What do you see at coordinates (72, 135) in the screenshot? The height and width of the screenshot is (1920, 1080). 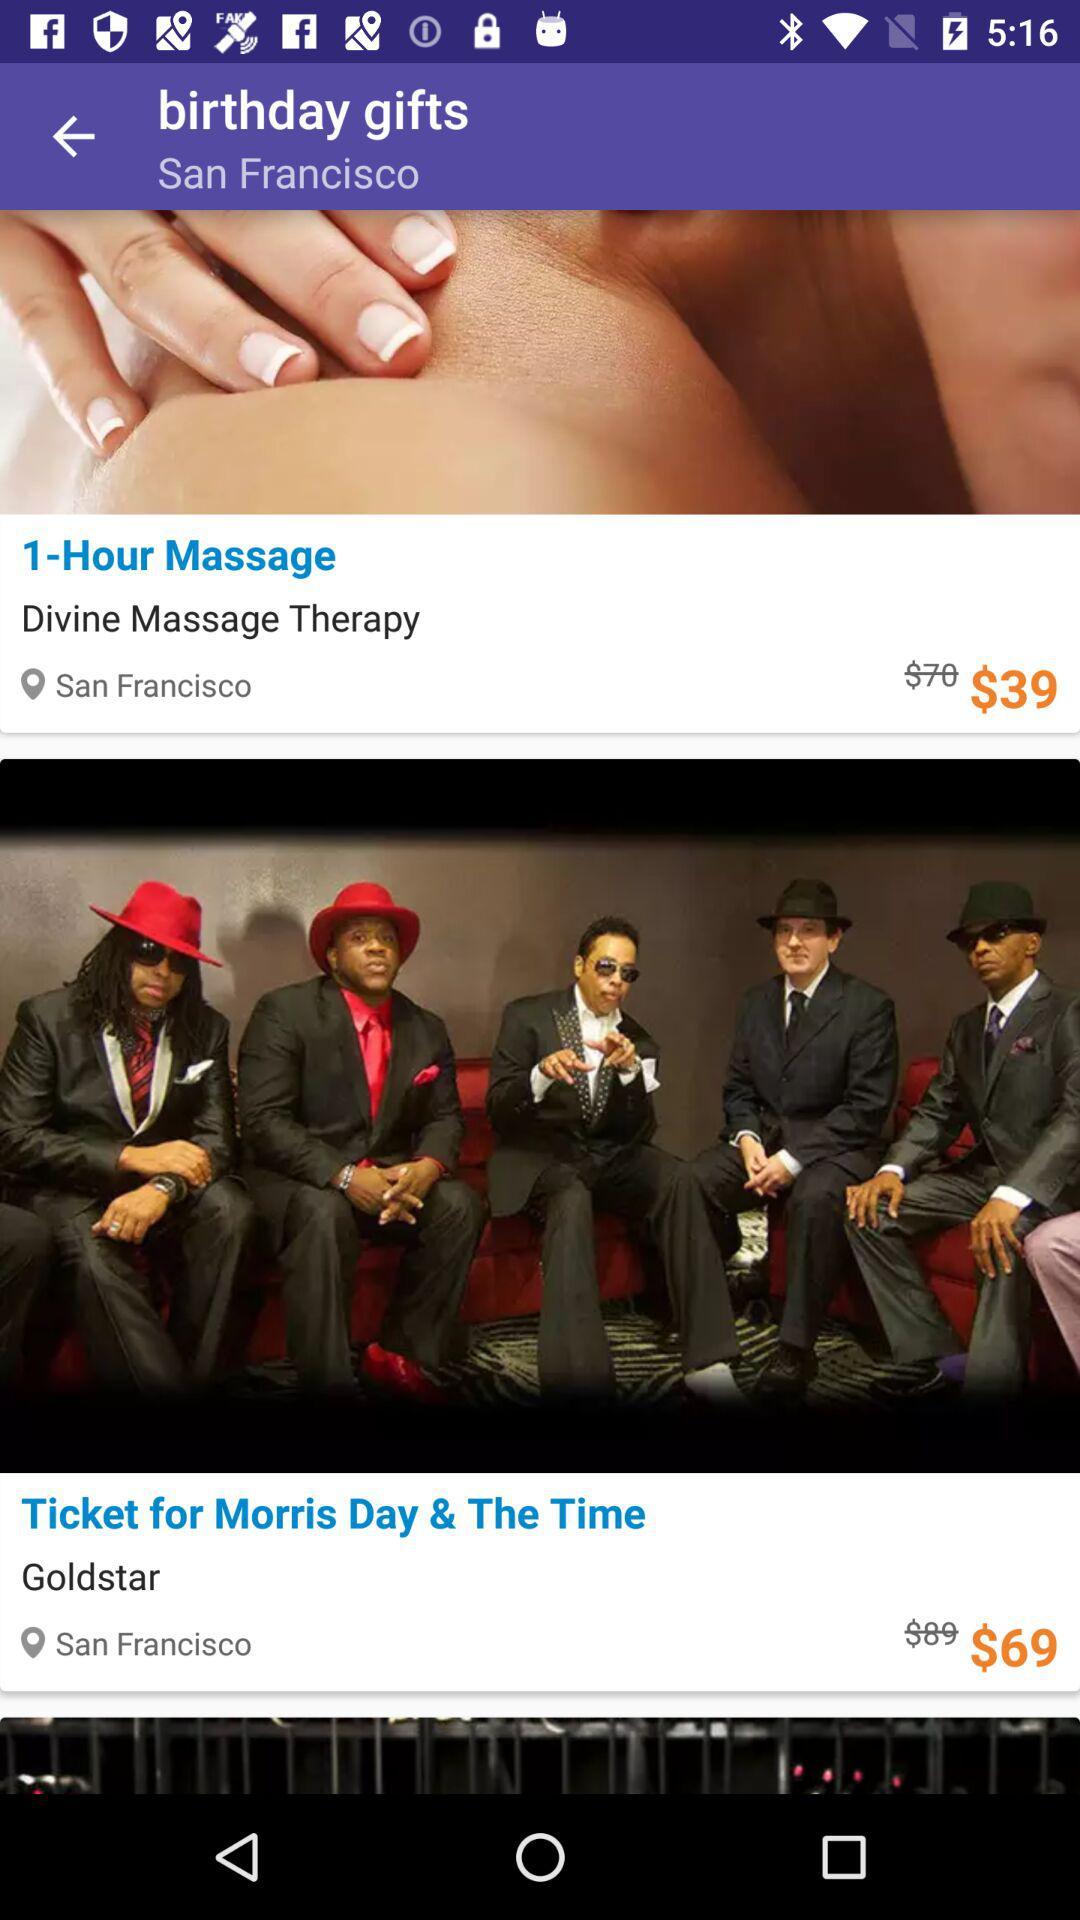 I see `the item next to birthday gifts icon` at bounding box center [72, 135].